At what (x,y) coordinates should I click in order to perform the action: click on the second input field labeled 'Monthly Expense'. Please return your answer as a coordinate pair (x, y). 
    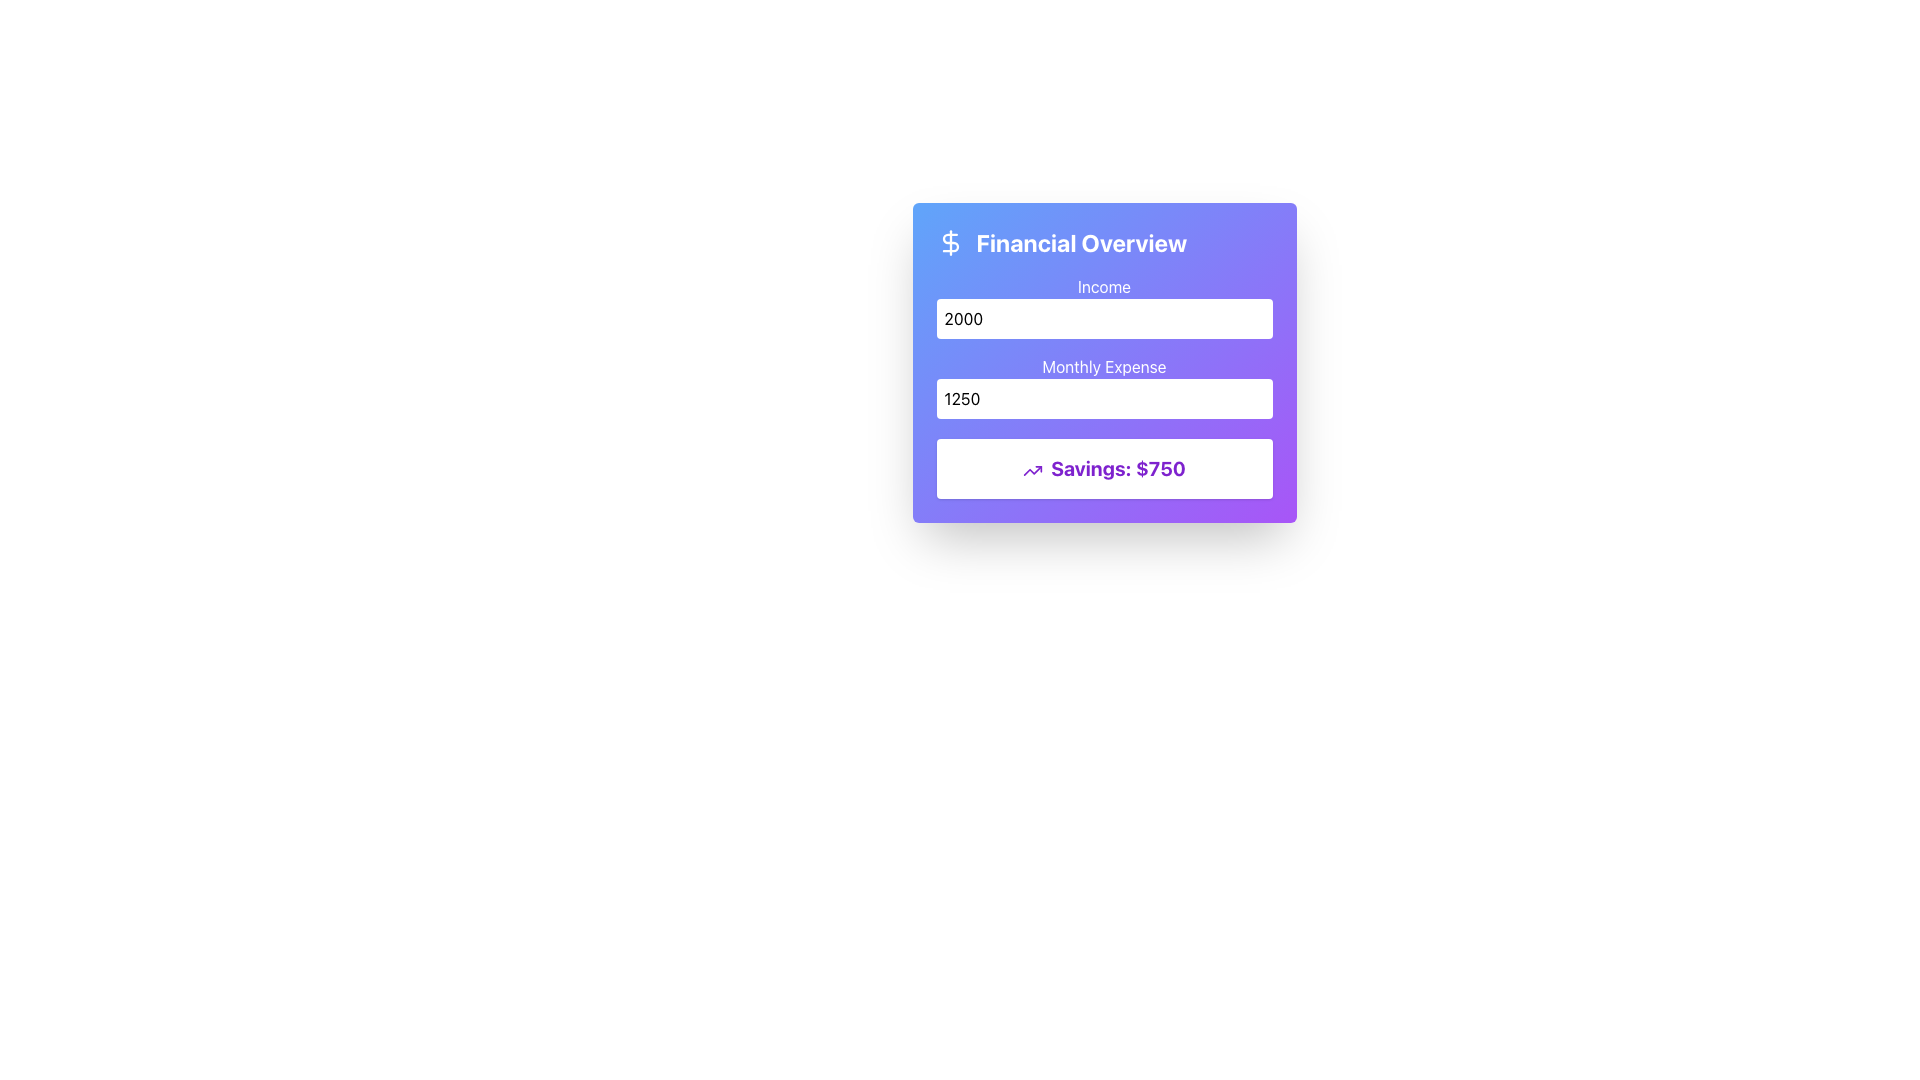
    Looking at the image, I should click on (1103, 386).